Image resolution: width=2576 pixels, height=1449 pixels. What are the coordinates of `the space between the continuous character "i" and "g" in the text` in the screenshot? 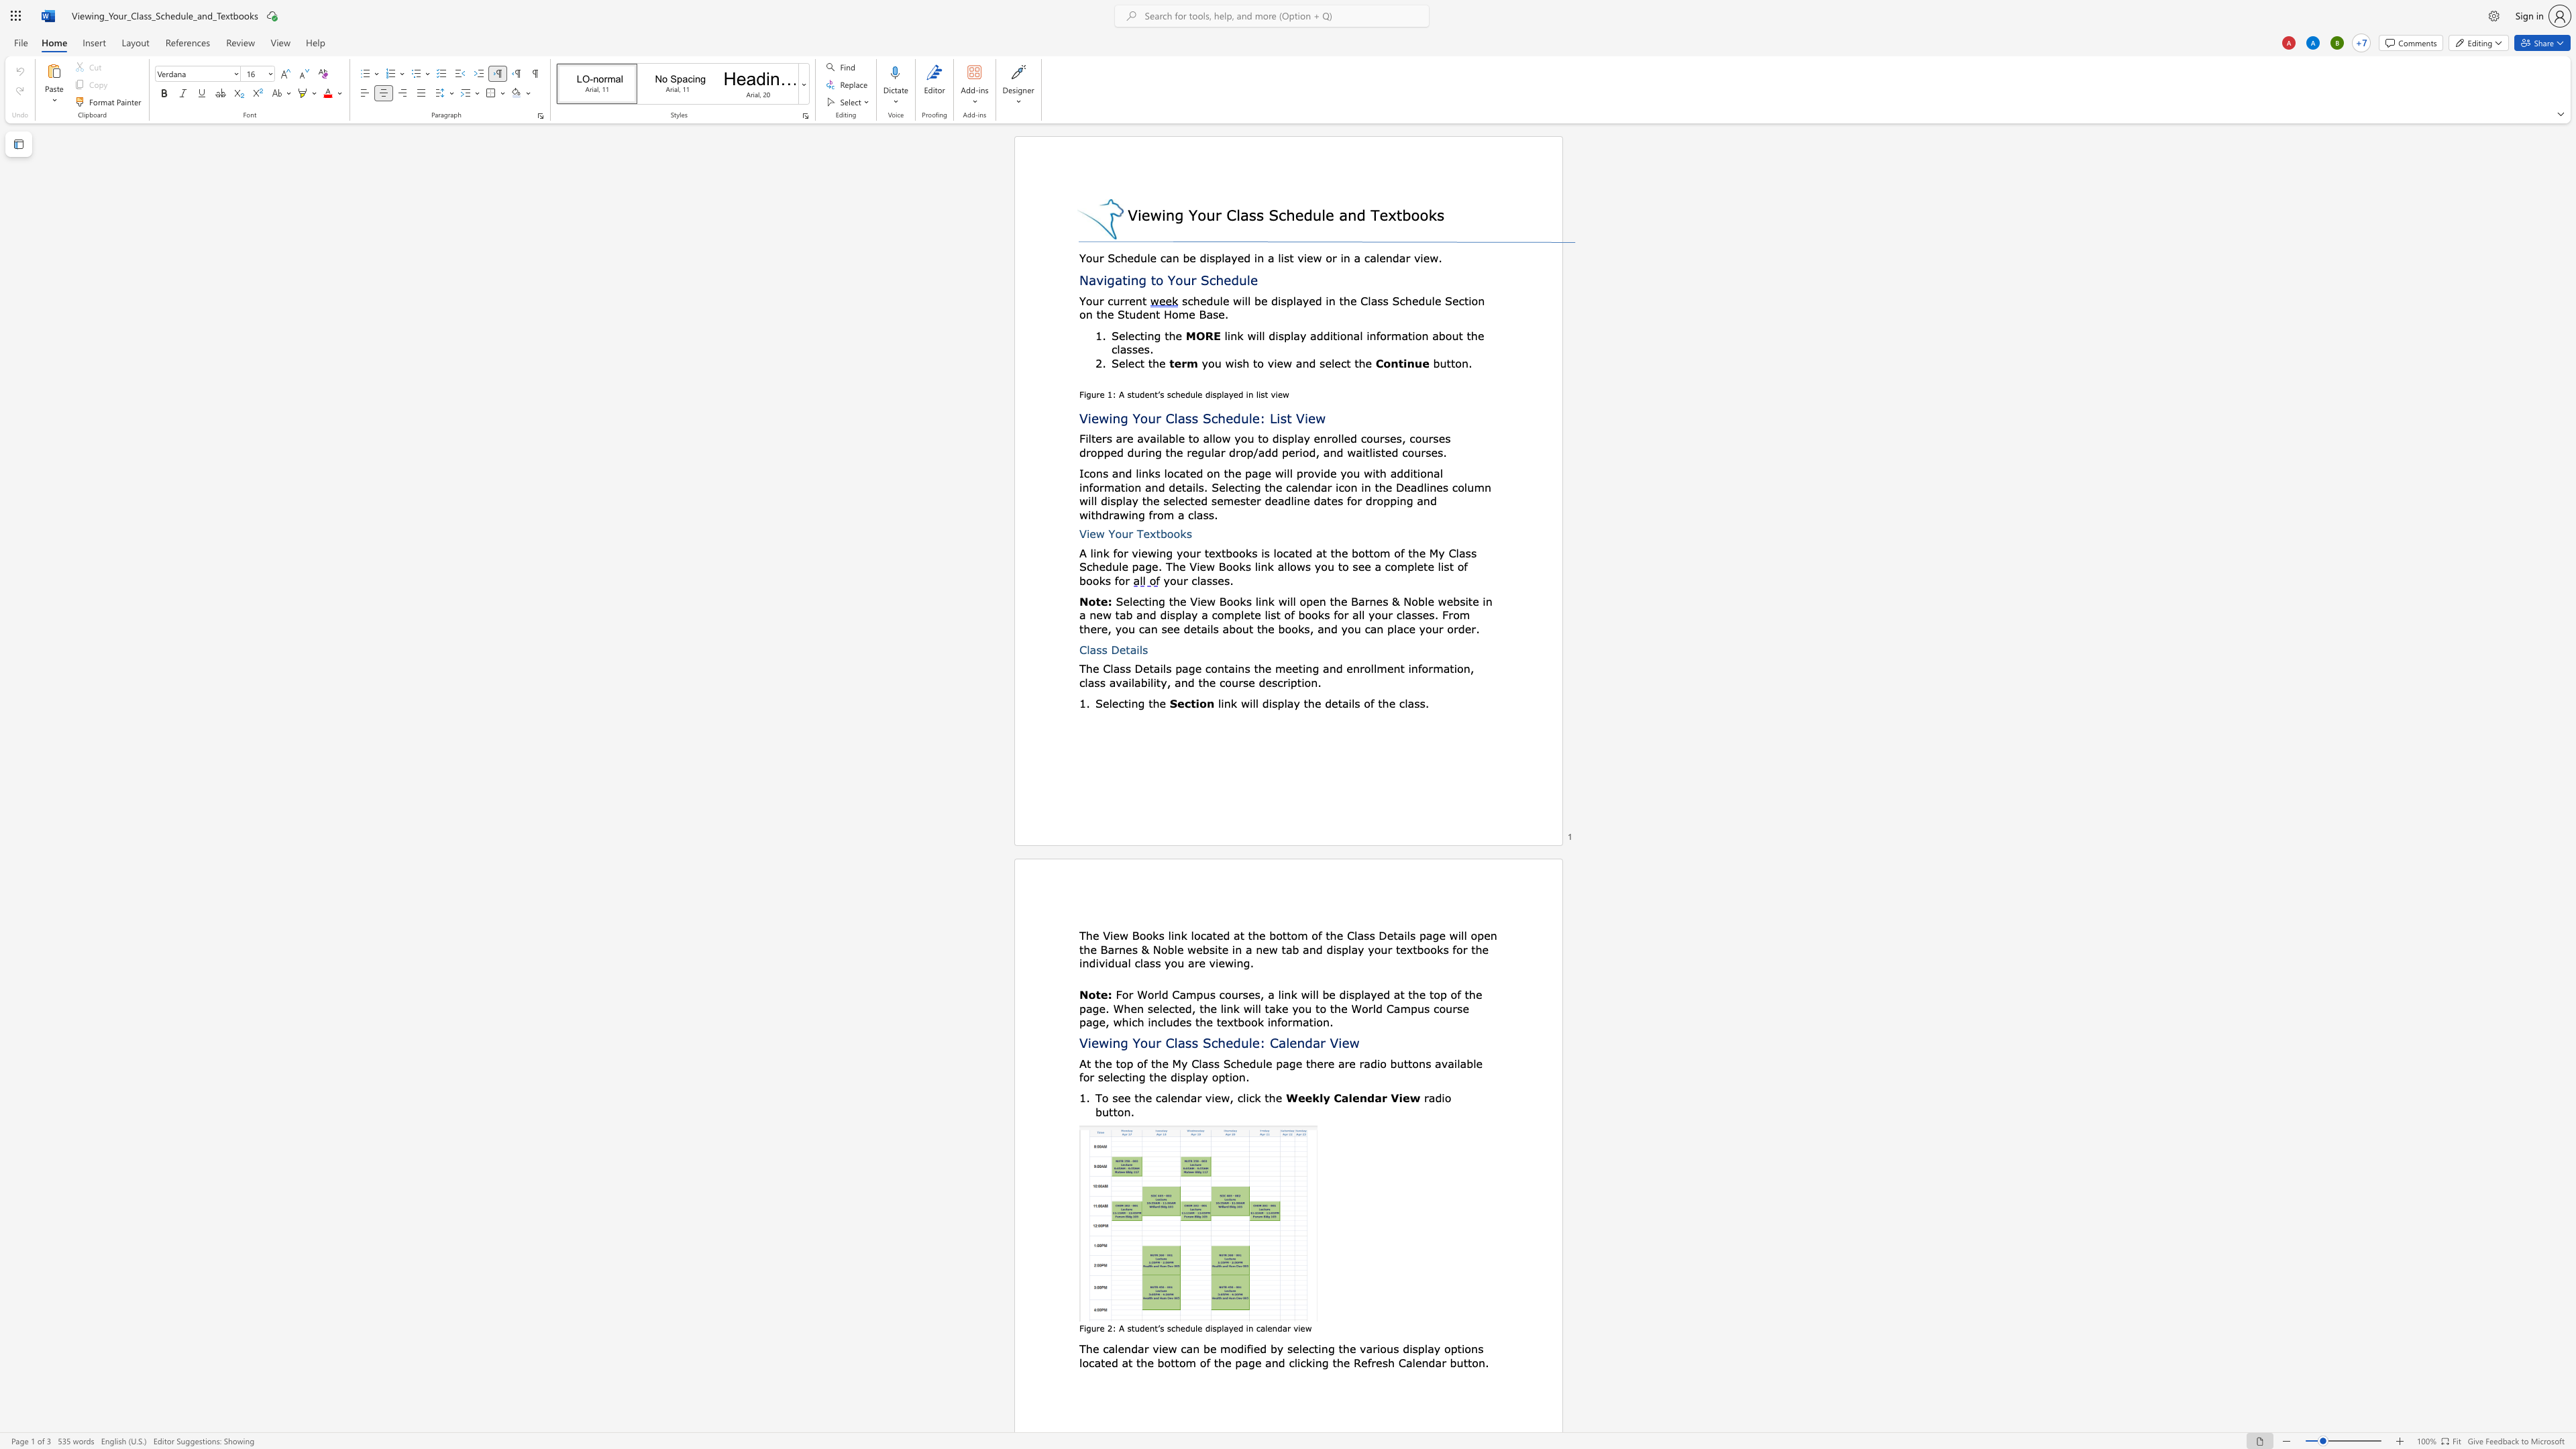 It's located at (1107, 279).